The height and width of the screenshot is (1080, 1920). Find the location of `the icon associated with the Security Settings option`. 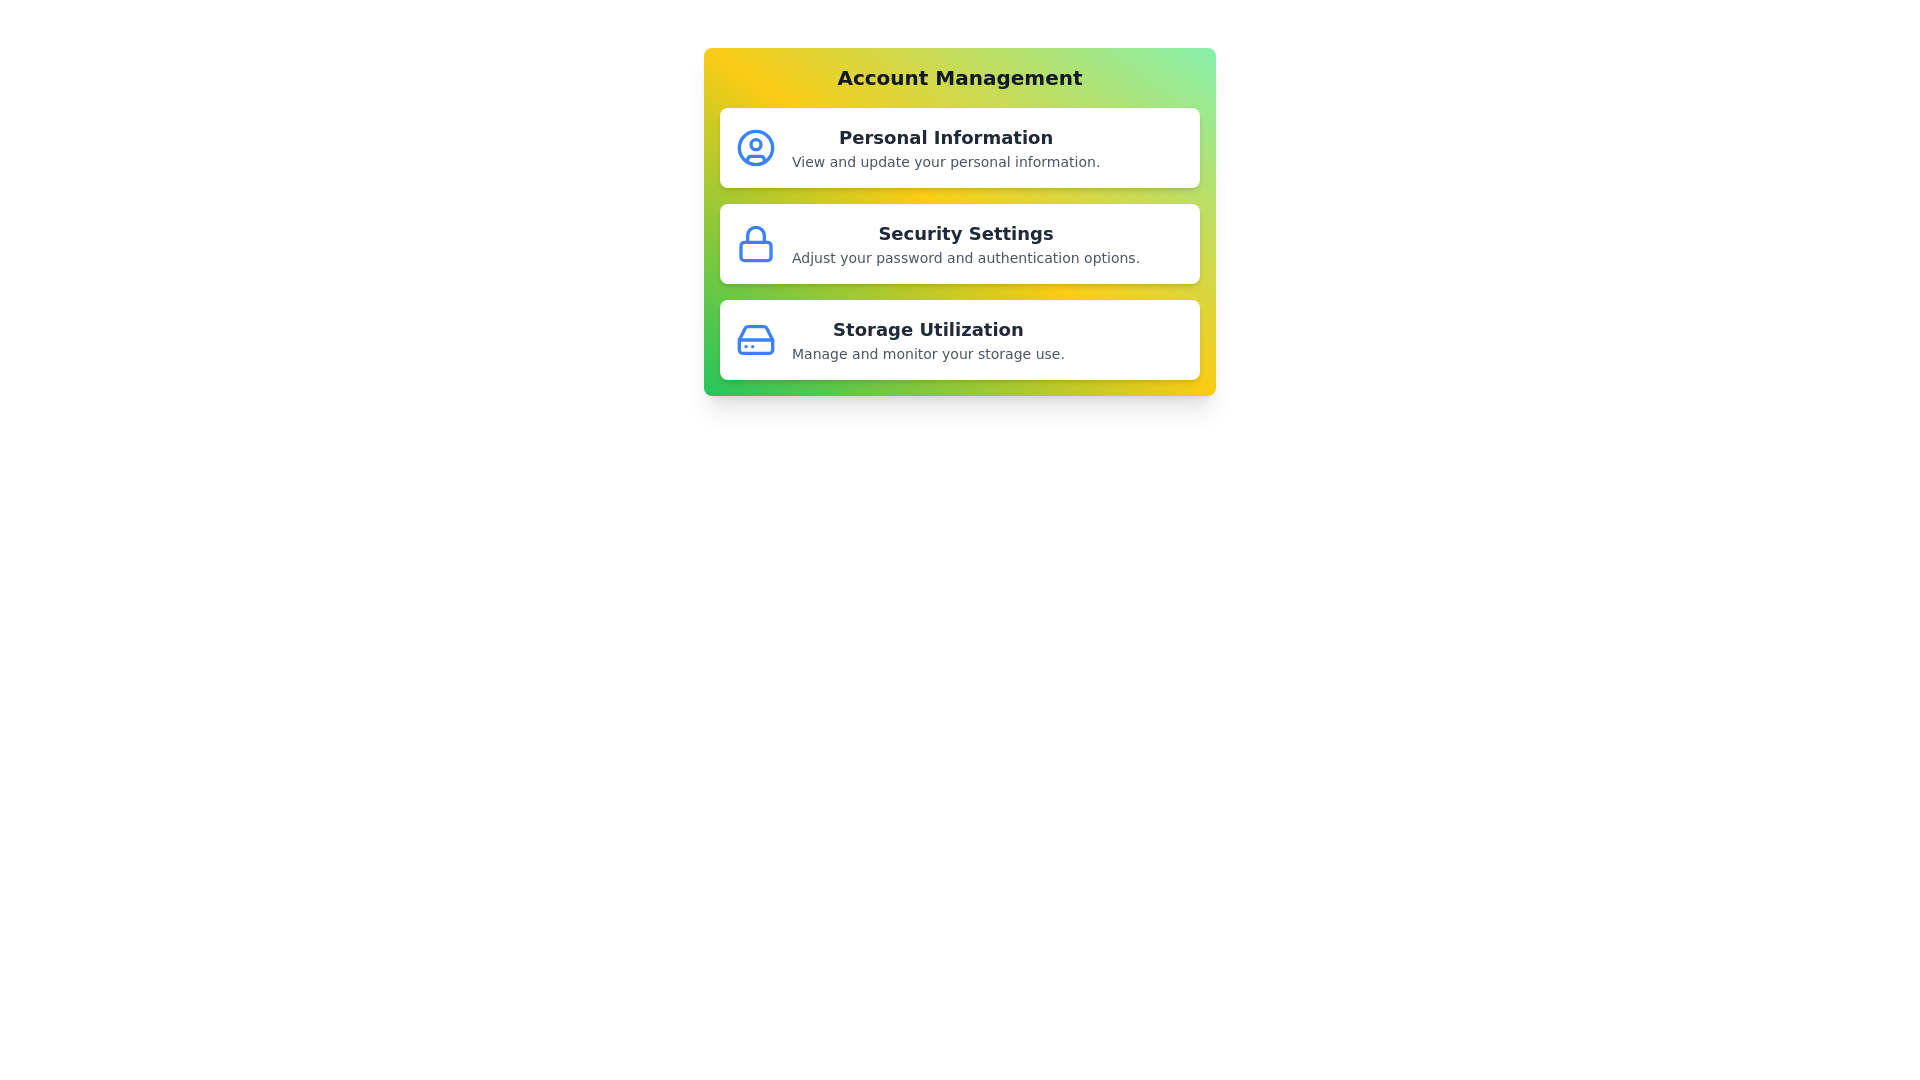

the icon associated with the Security Settings option is located at coordinates (754, 242).